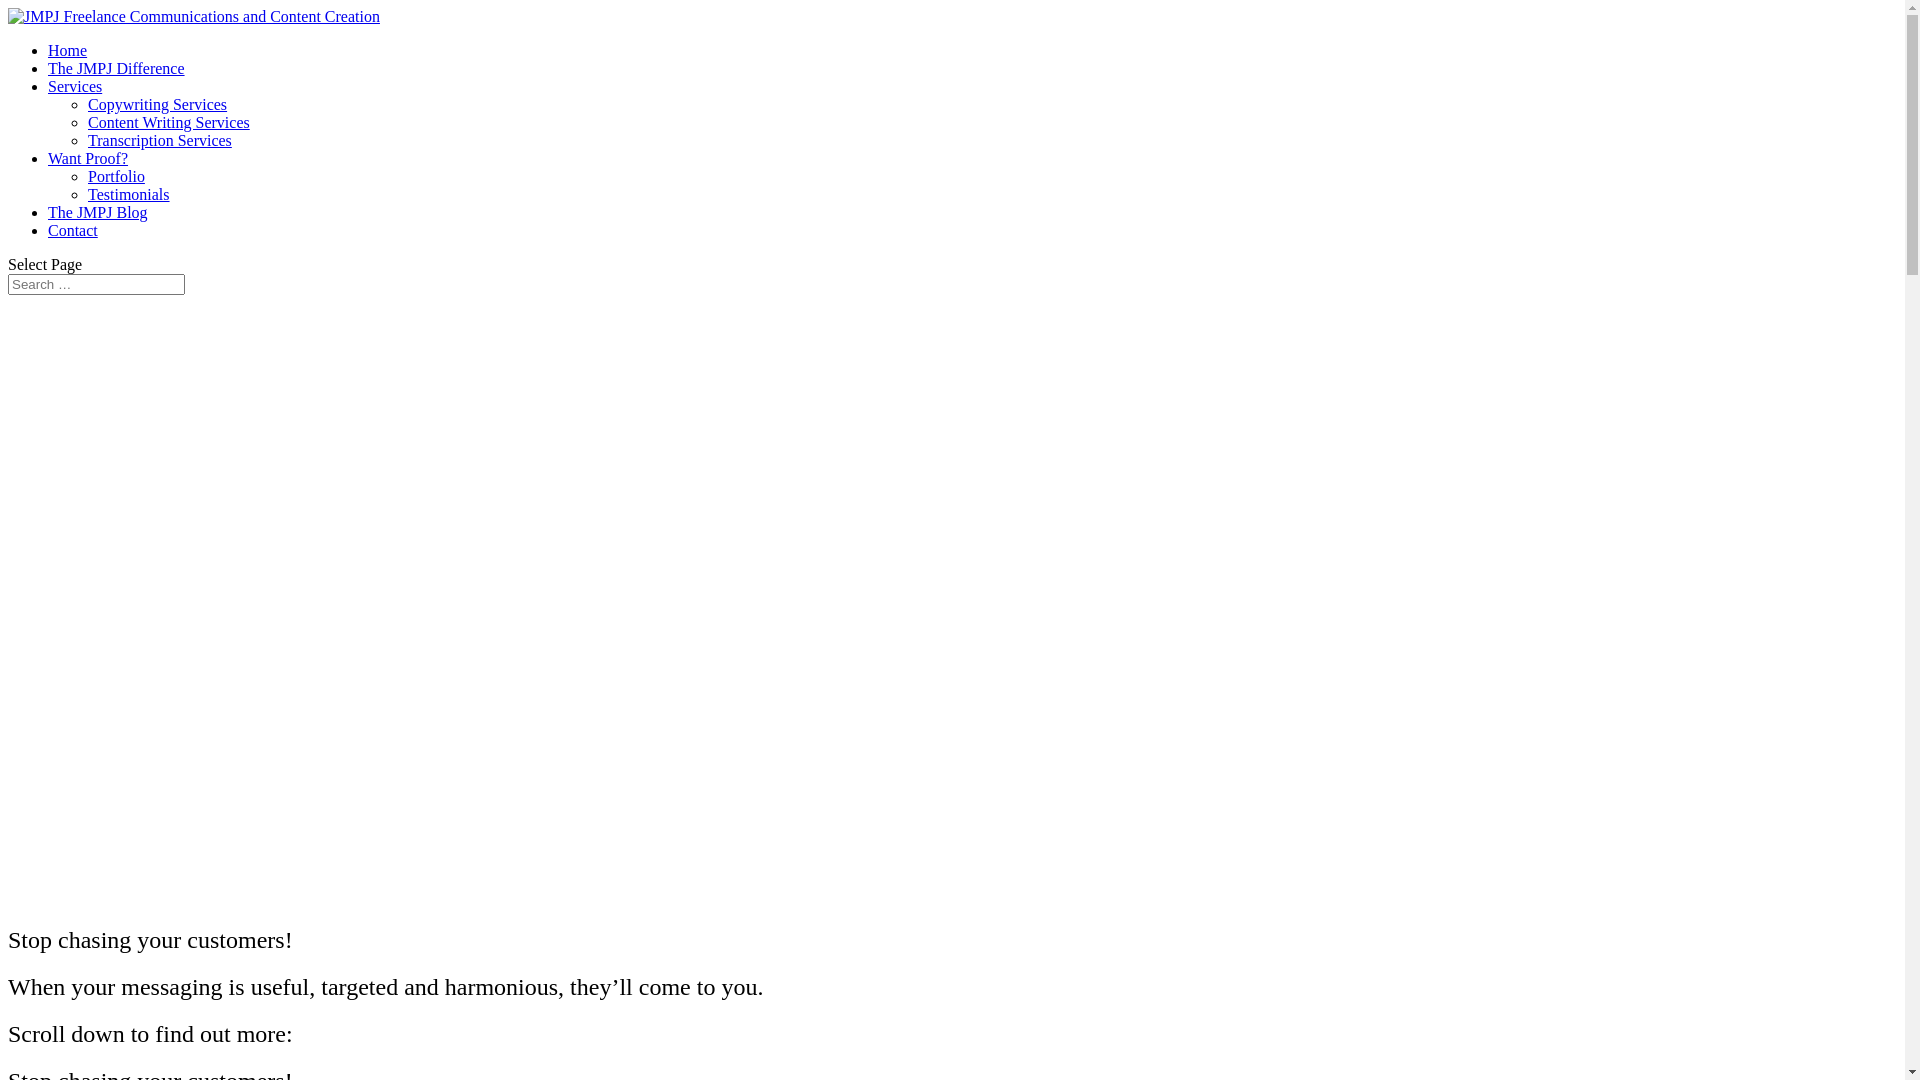 The height and width of the screenshot is (1080, 1920). What do you see at coordinates (67, 49) in the screenshot?
I see `'Home'` at bounding box center [67, 49].